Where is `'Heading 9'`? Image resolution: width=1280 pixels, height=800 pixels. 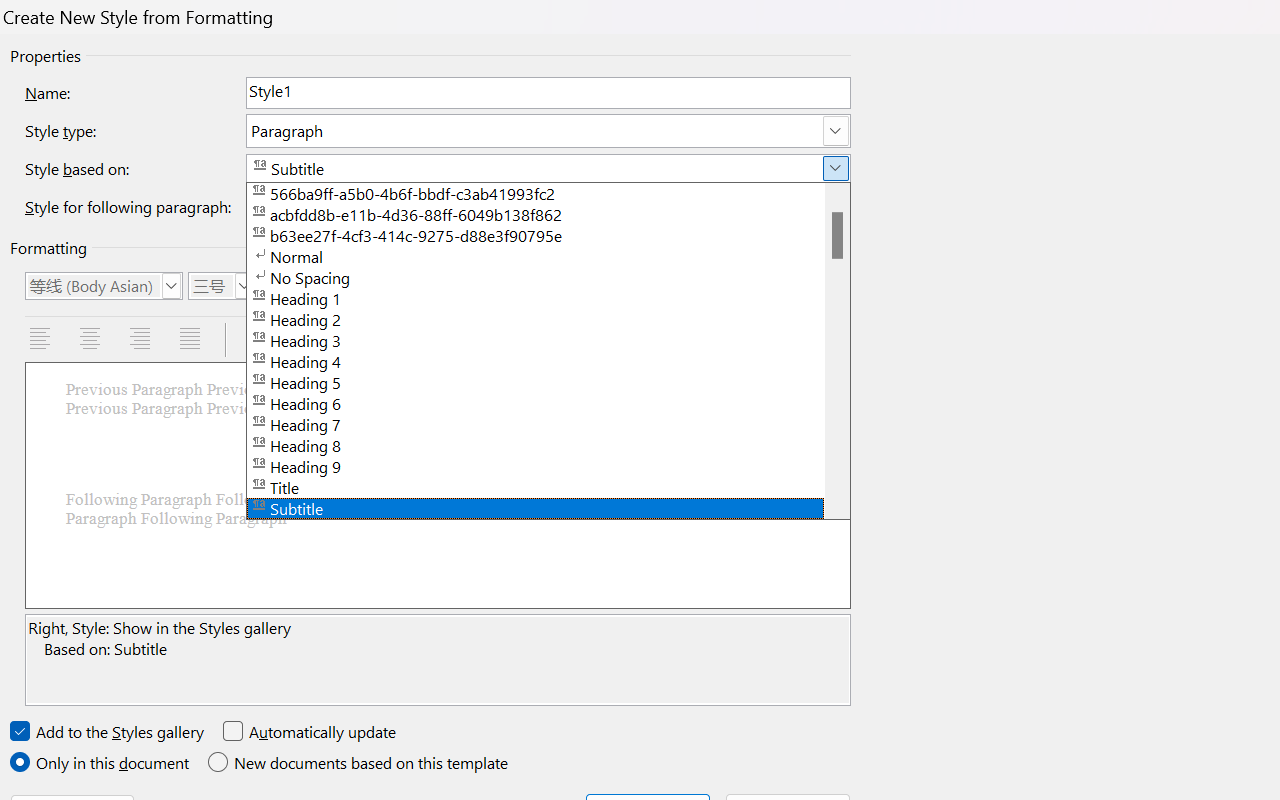 'Heading 9' is located at coordinates (548, 464).